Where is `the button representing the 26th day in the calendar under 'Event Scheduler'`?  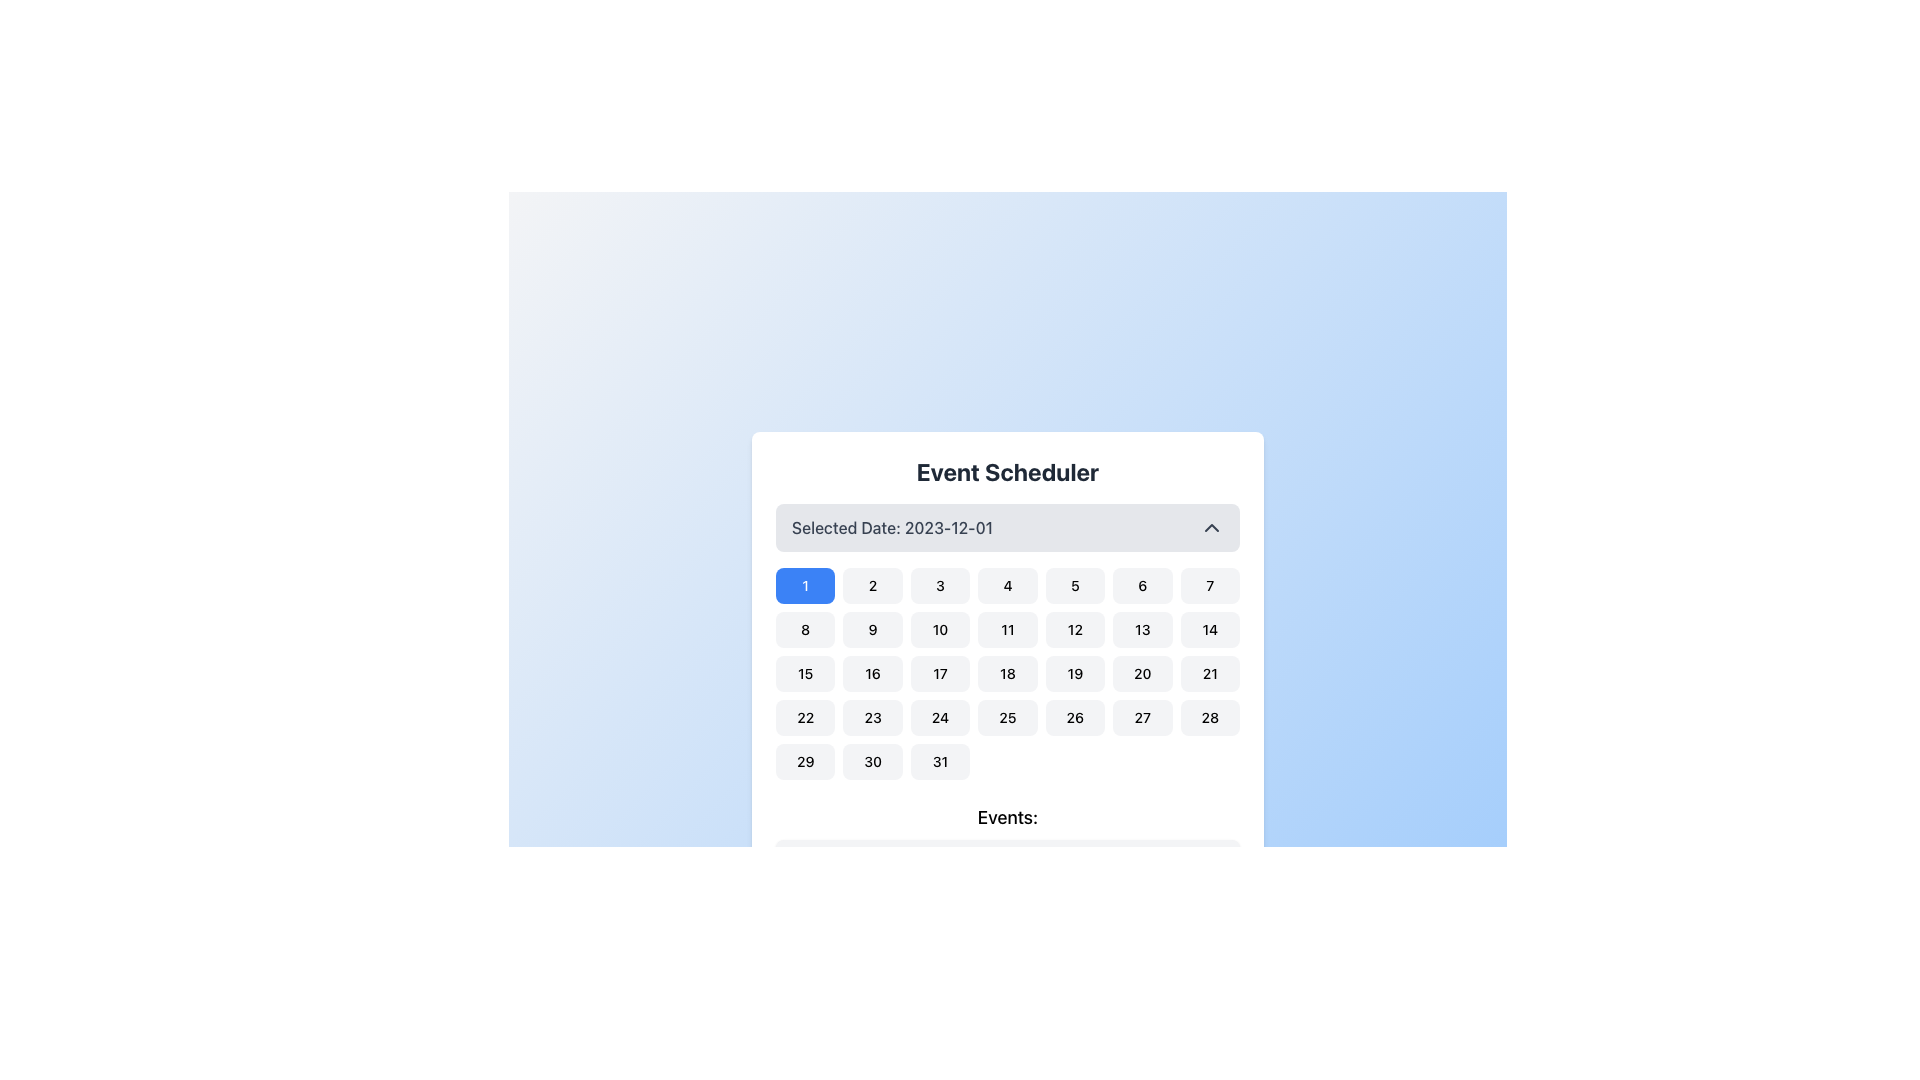 the button representing the 26th day in the calendar under 'Event Scheduler' is located at coordinates (1074, 716).